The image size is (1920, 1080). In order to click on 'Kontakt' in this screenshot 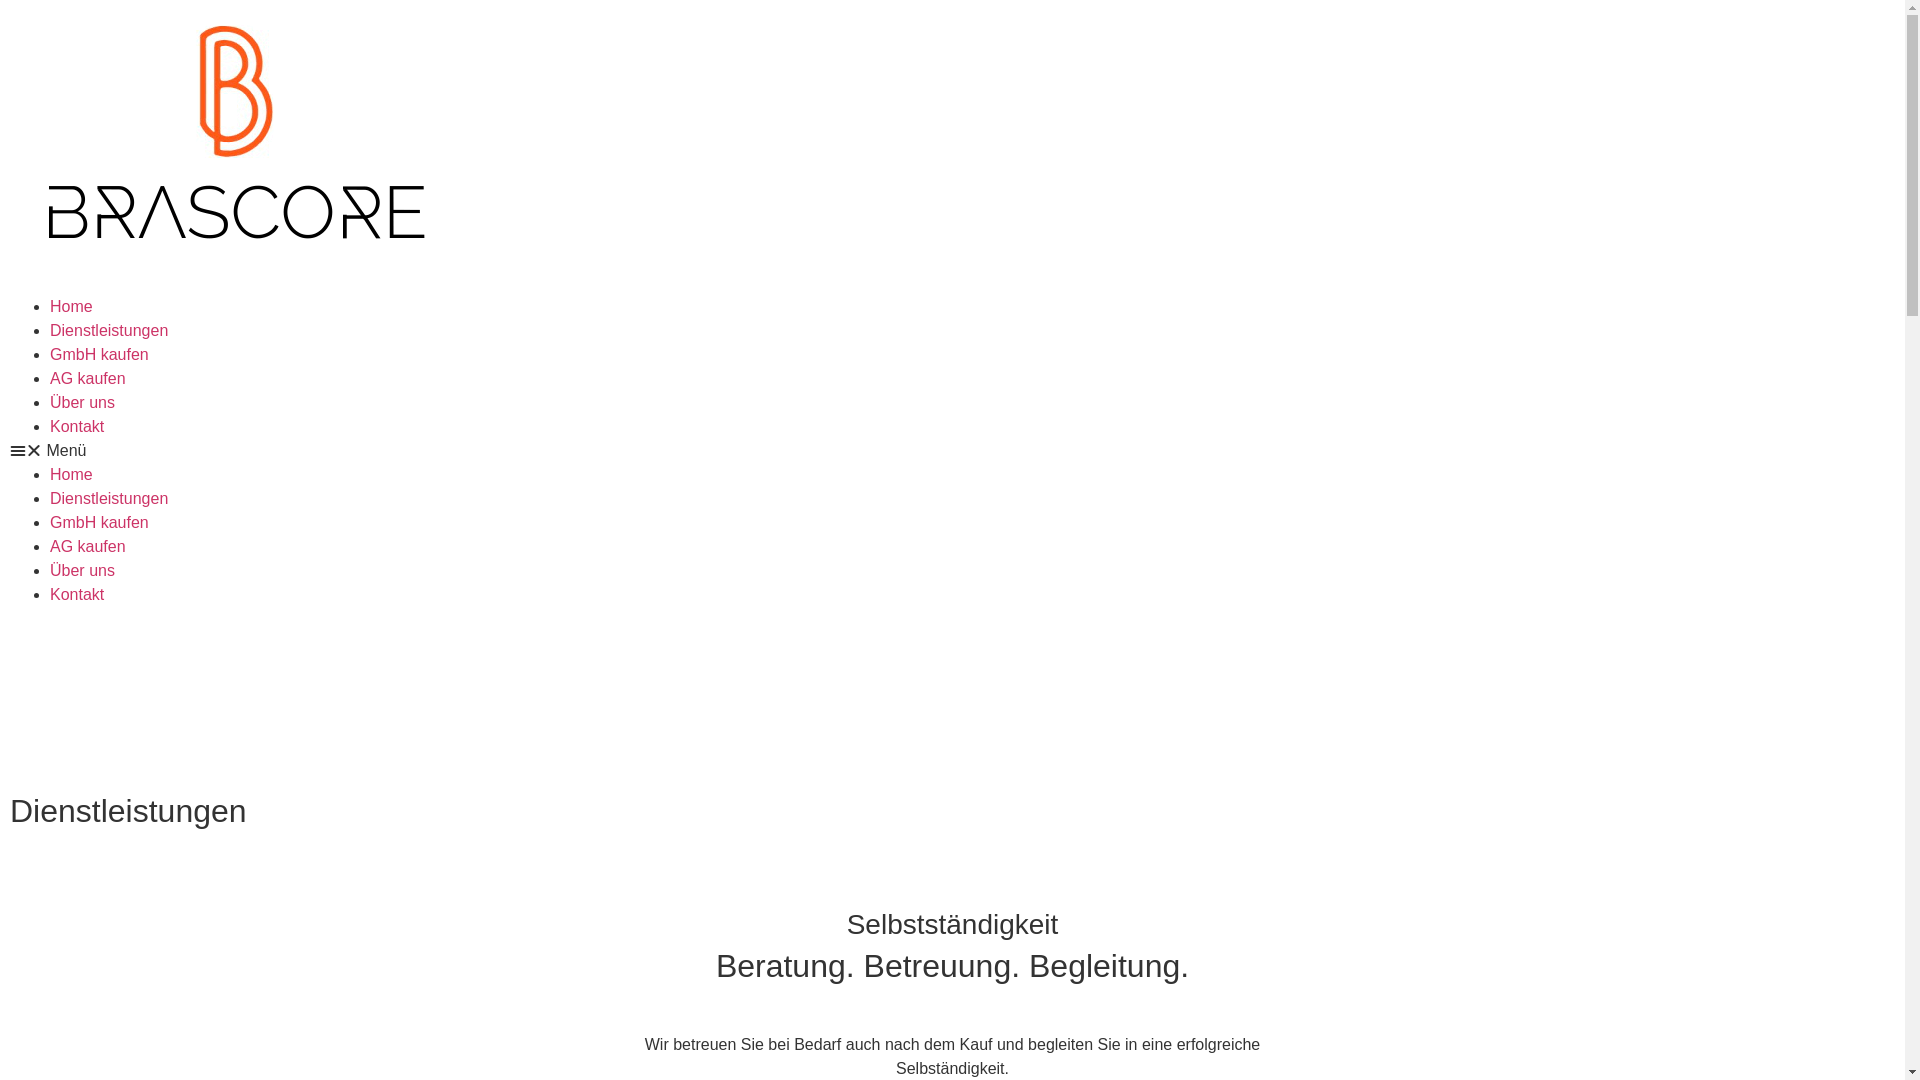, I will do `click(76, 425)`.